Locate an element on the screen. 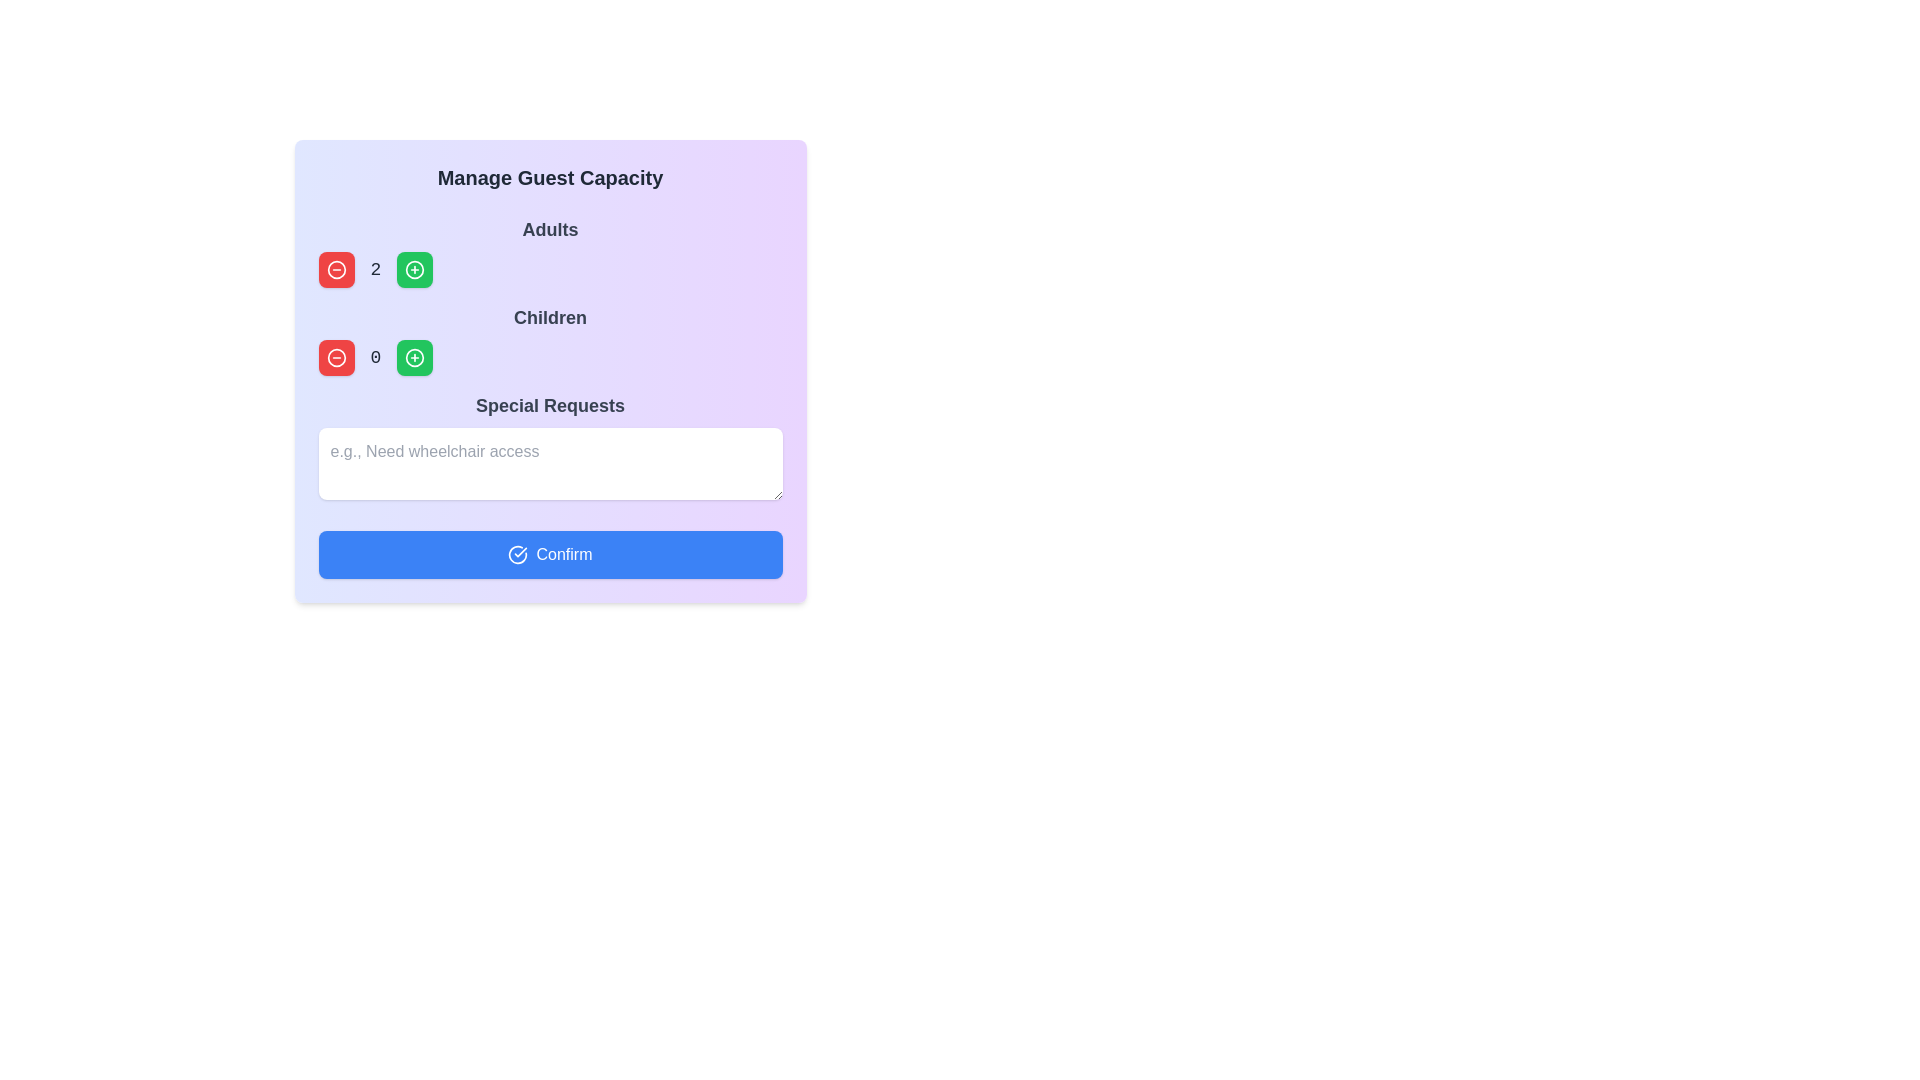 The height and width of the screenshot is (1080, 1920). the increment button, which is a circular green button with a white '+' symbol, located on the right side of the 'Children' label to increase the count is located at coordinates (414, 357).